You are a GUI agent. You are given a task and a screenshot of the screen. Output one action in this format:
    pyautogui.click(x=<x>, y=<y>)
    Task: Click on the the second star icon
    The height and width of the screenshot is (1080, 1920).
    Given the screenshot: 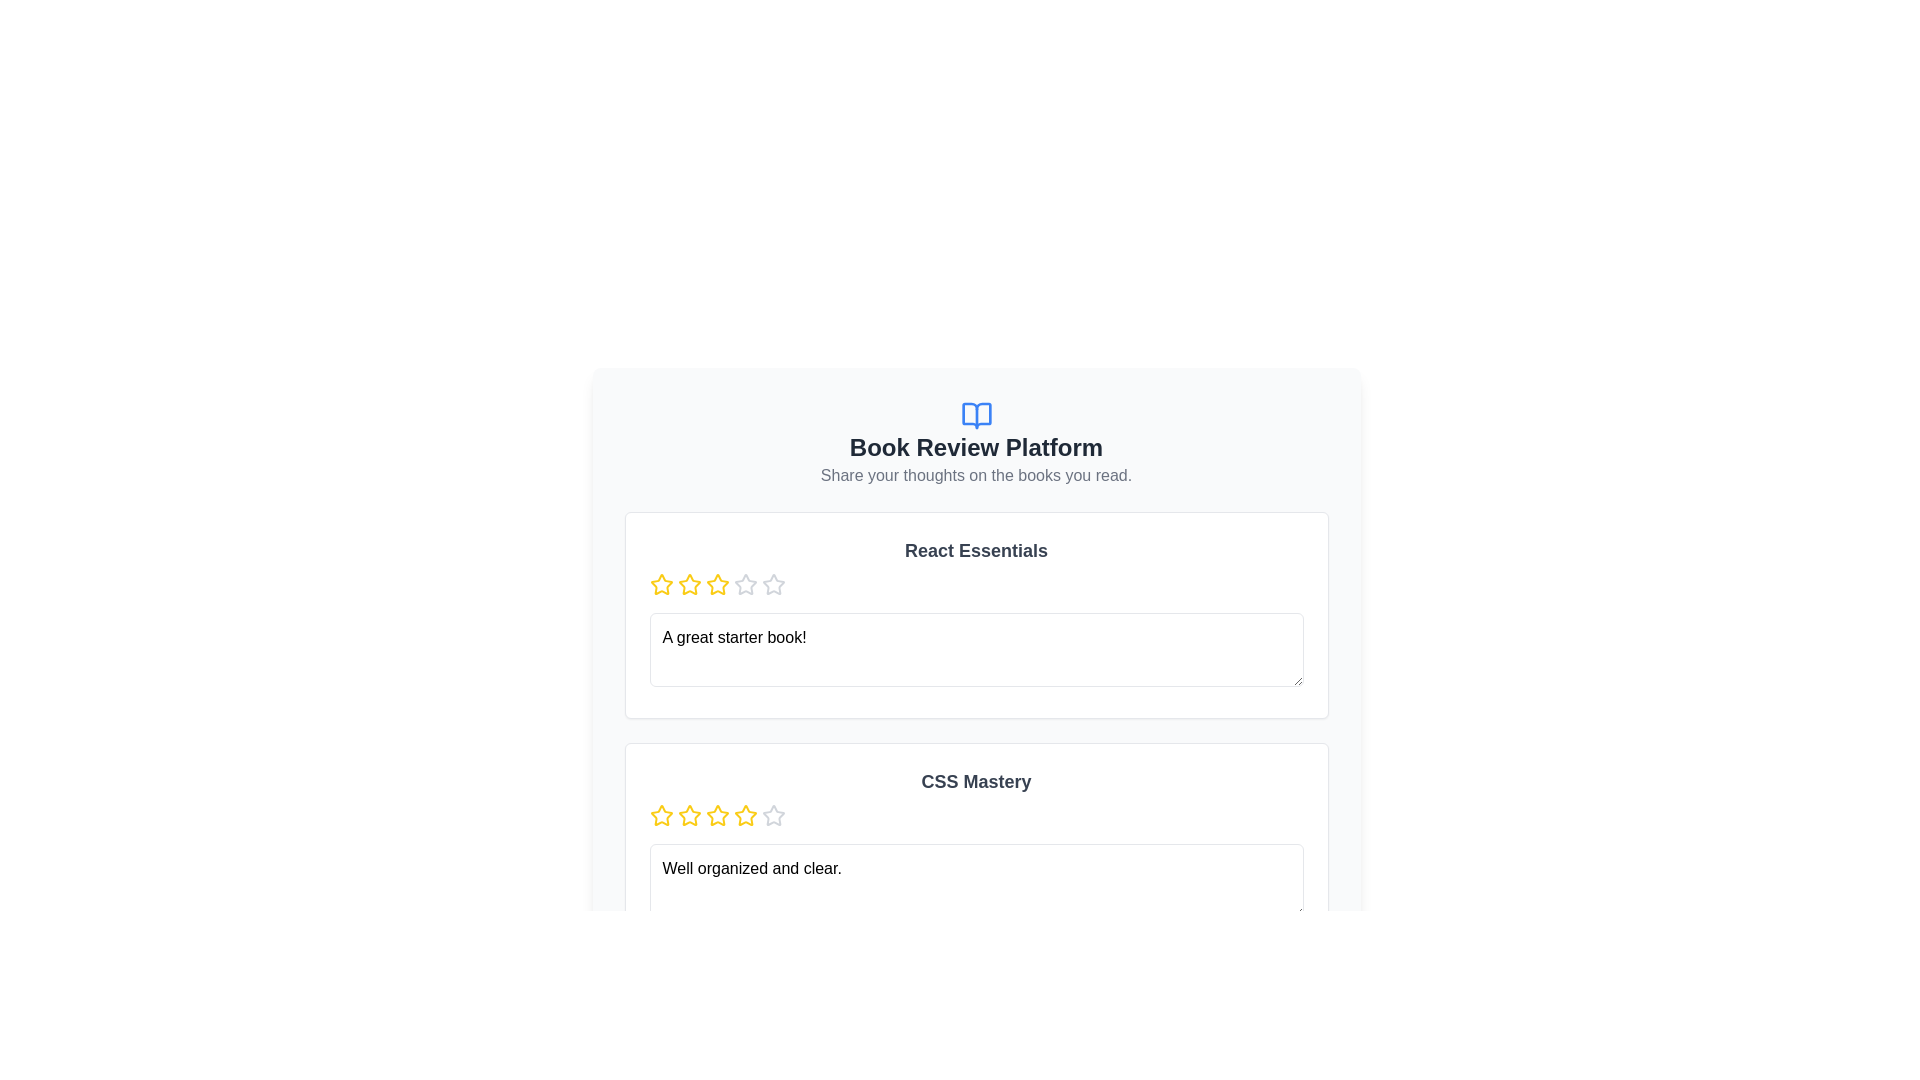 What is the action you would take?
    pyautogui.click(x=689, y=815)
    